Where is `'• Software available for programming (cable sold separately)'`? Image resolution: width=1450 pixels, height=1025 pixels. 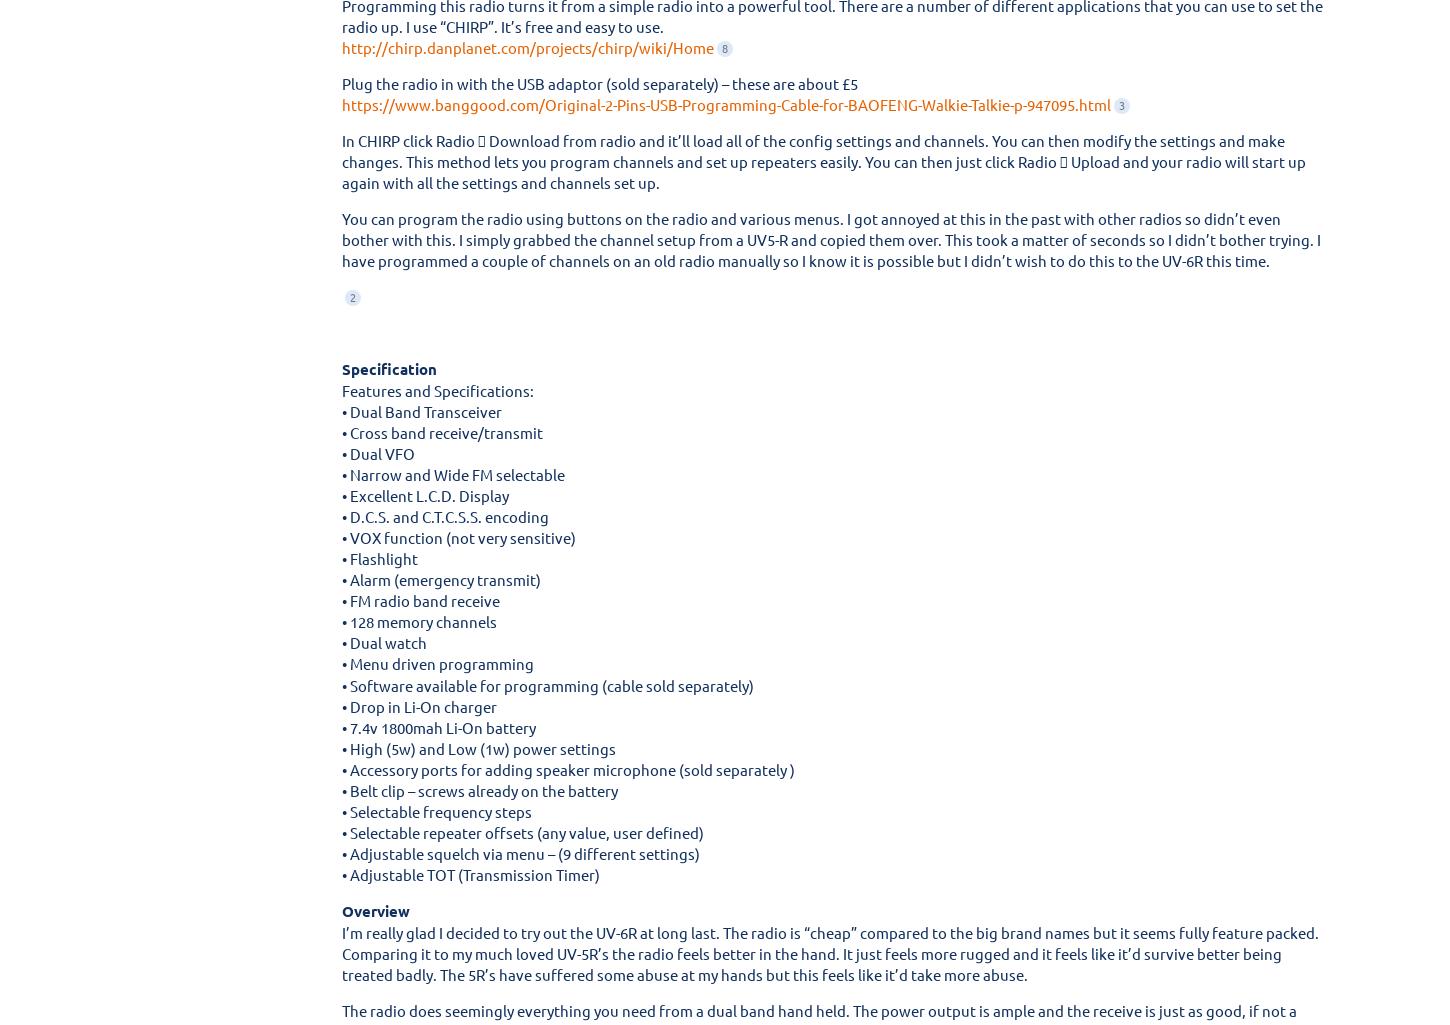
'• Software available for programming (cable sold separately)' is located at coordinates (547, 684).